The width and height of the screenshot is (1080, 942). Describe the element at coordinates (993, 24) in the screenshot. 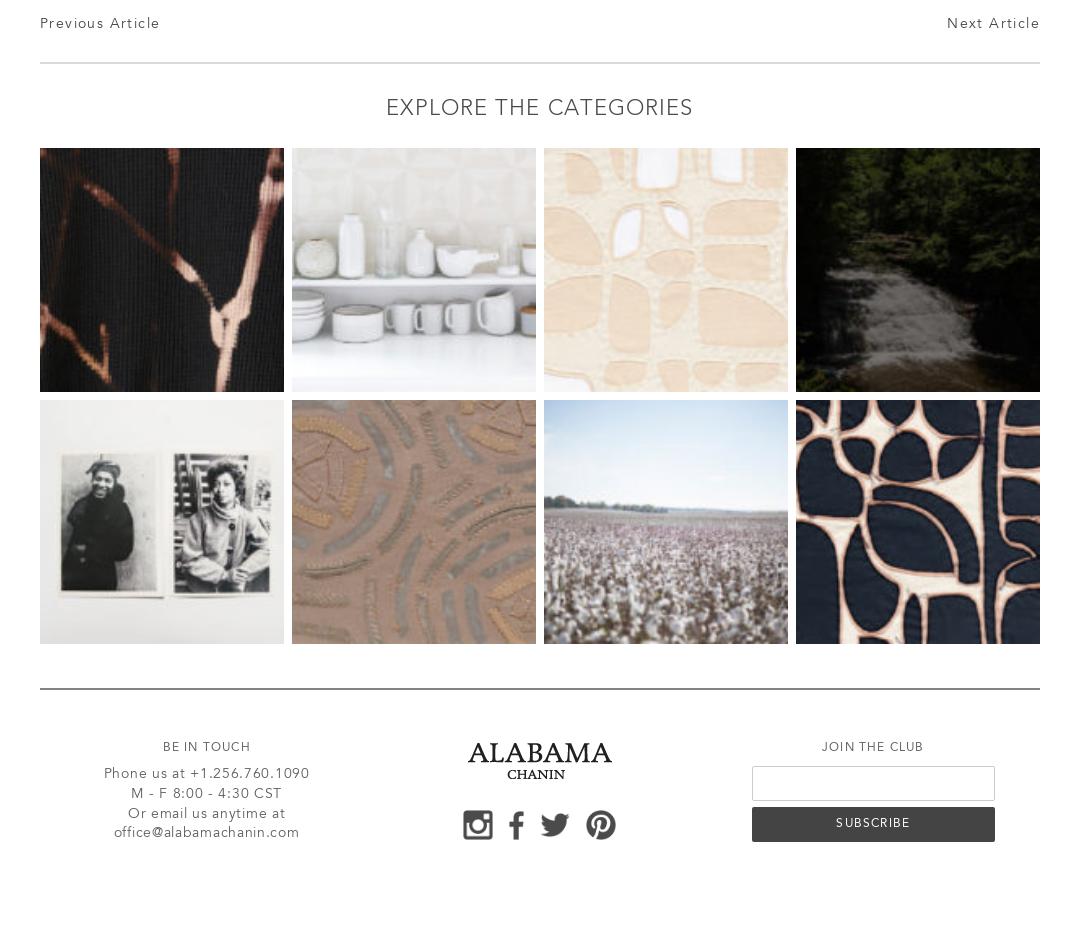

I see `'Next Article'` at that location.